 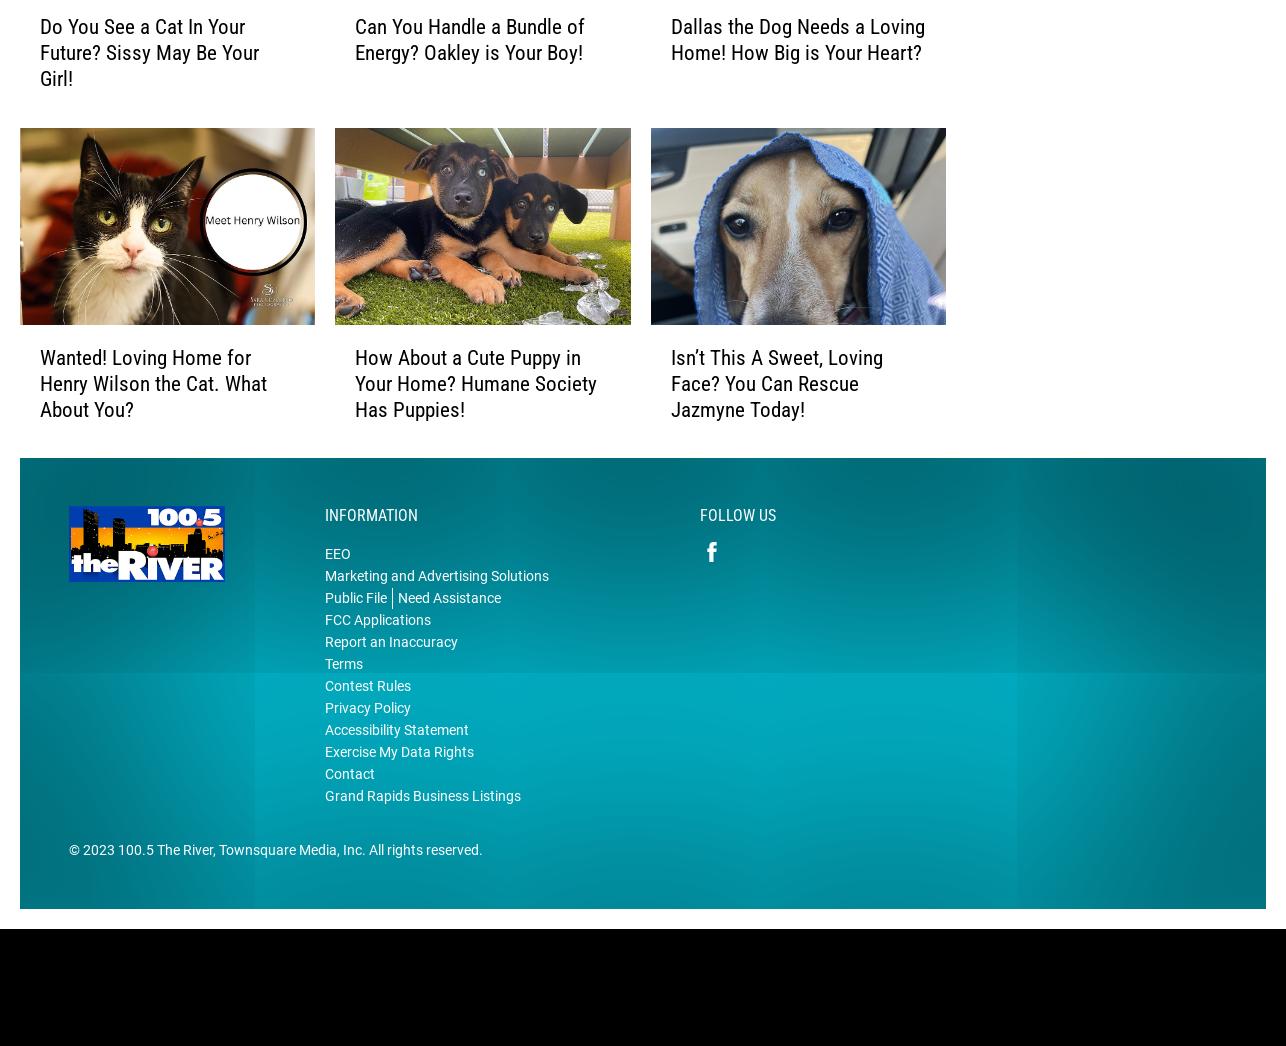 What do you see at coordinates (421, 880) in the screenshot?
I see `'. All rights reserved.'` at bounding box center [421, 880].